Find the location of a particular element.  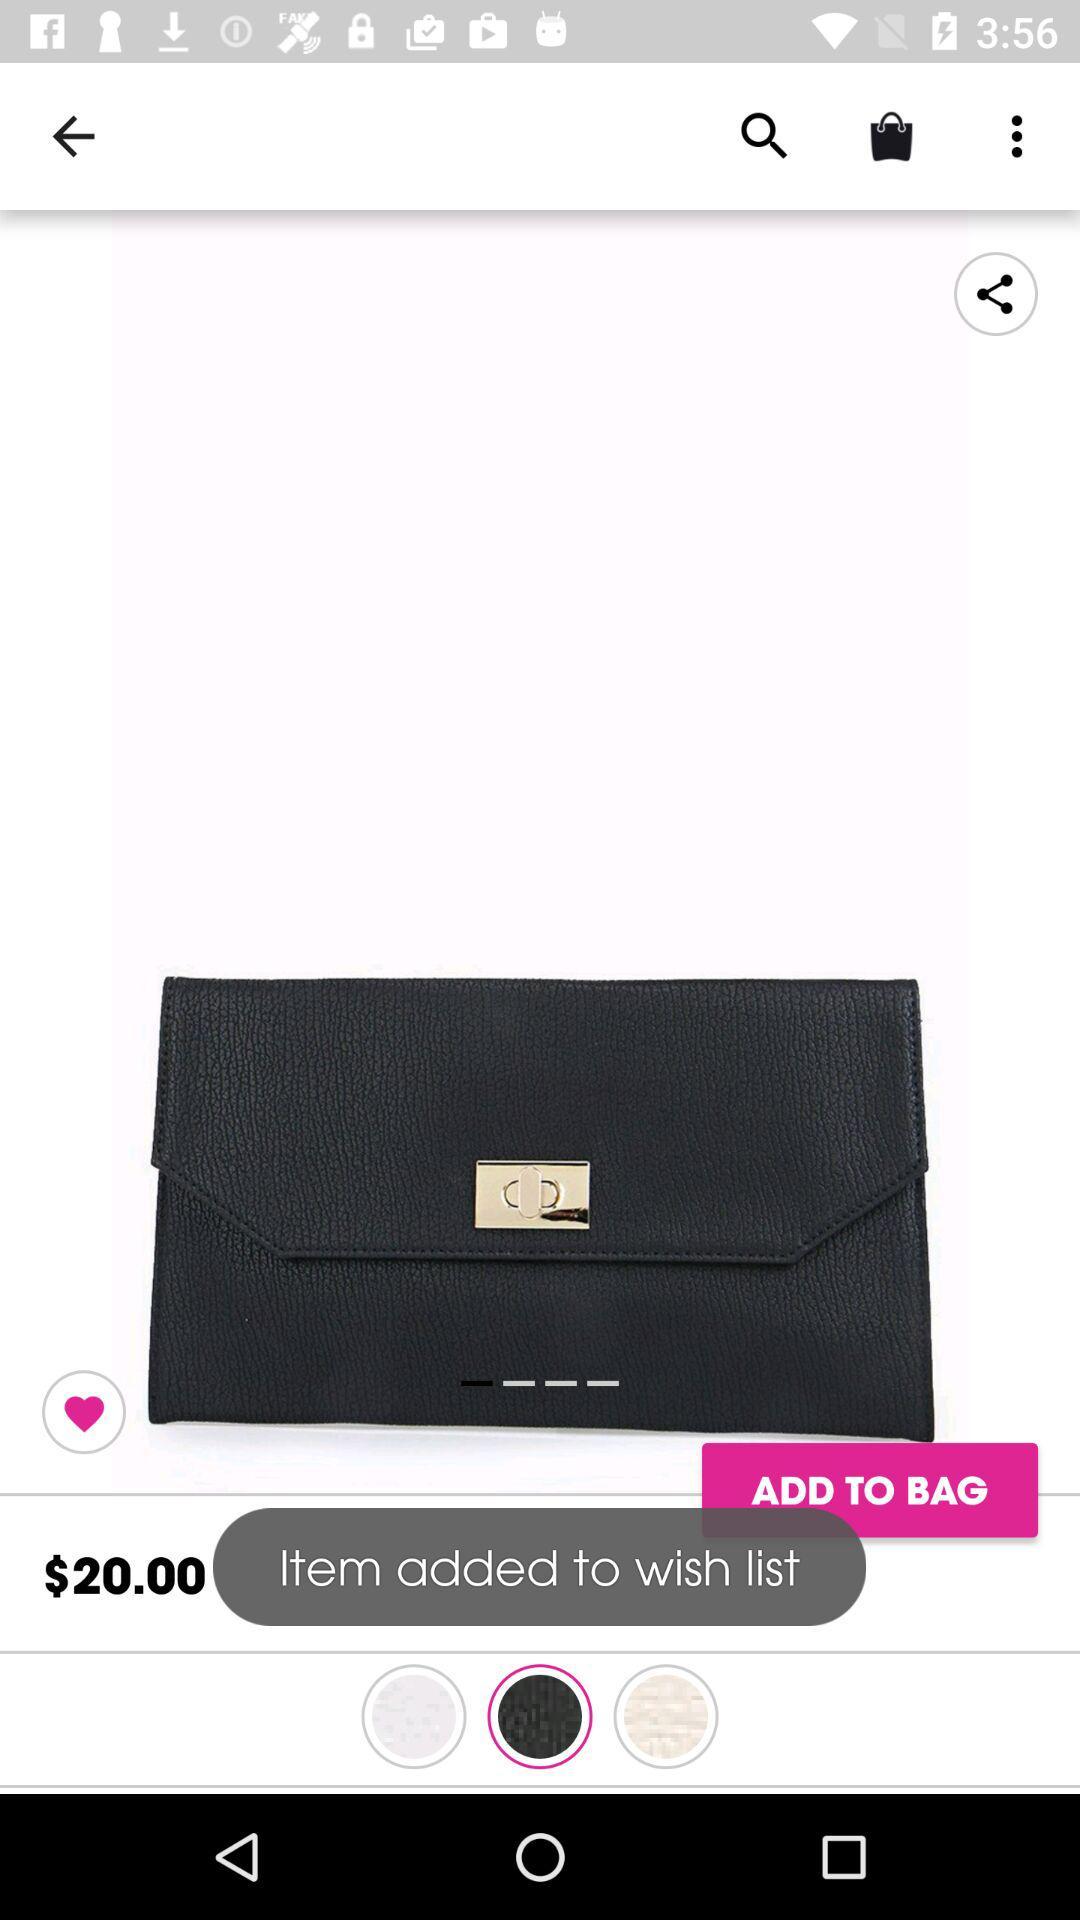

the avatar icon is located at coordinates (666, 1715).